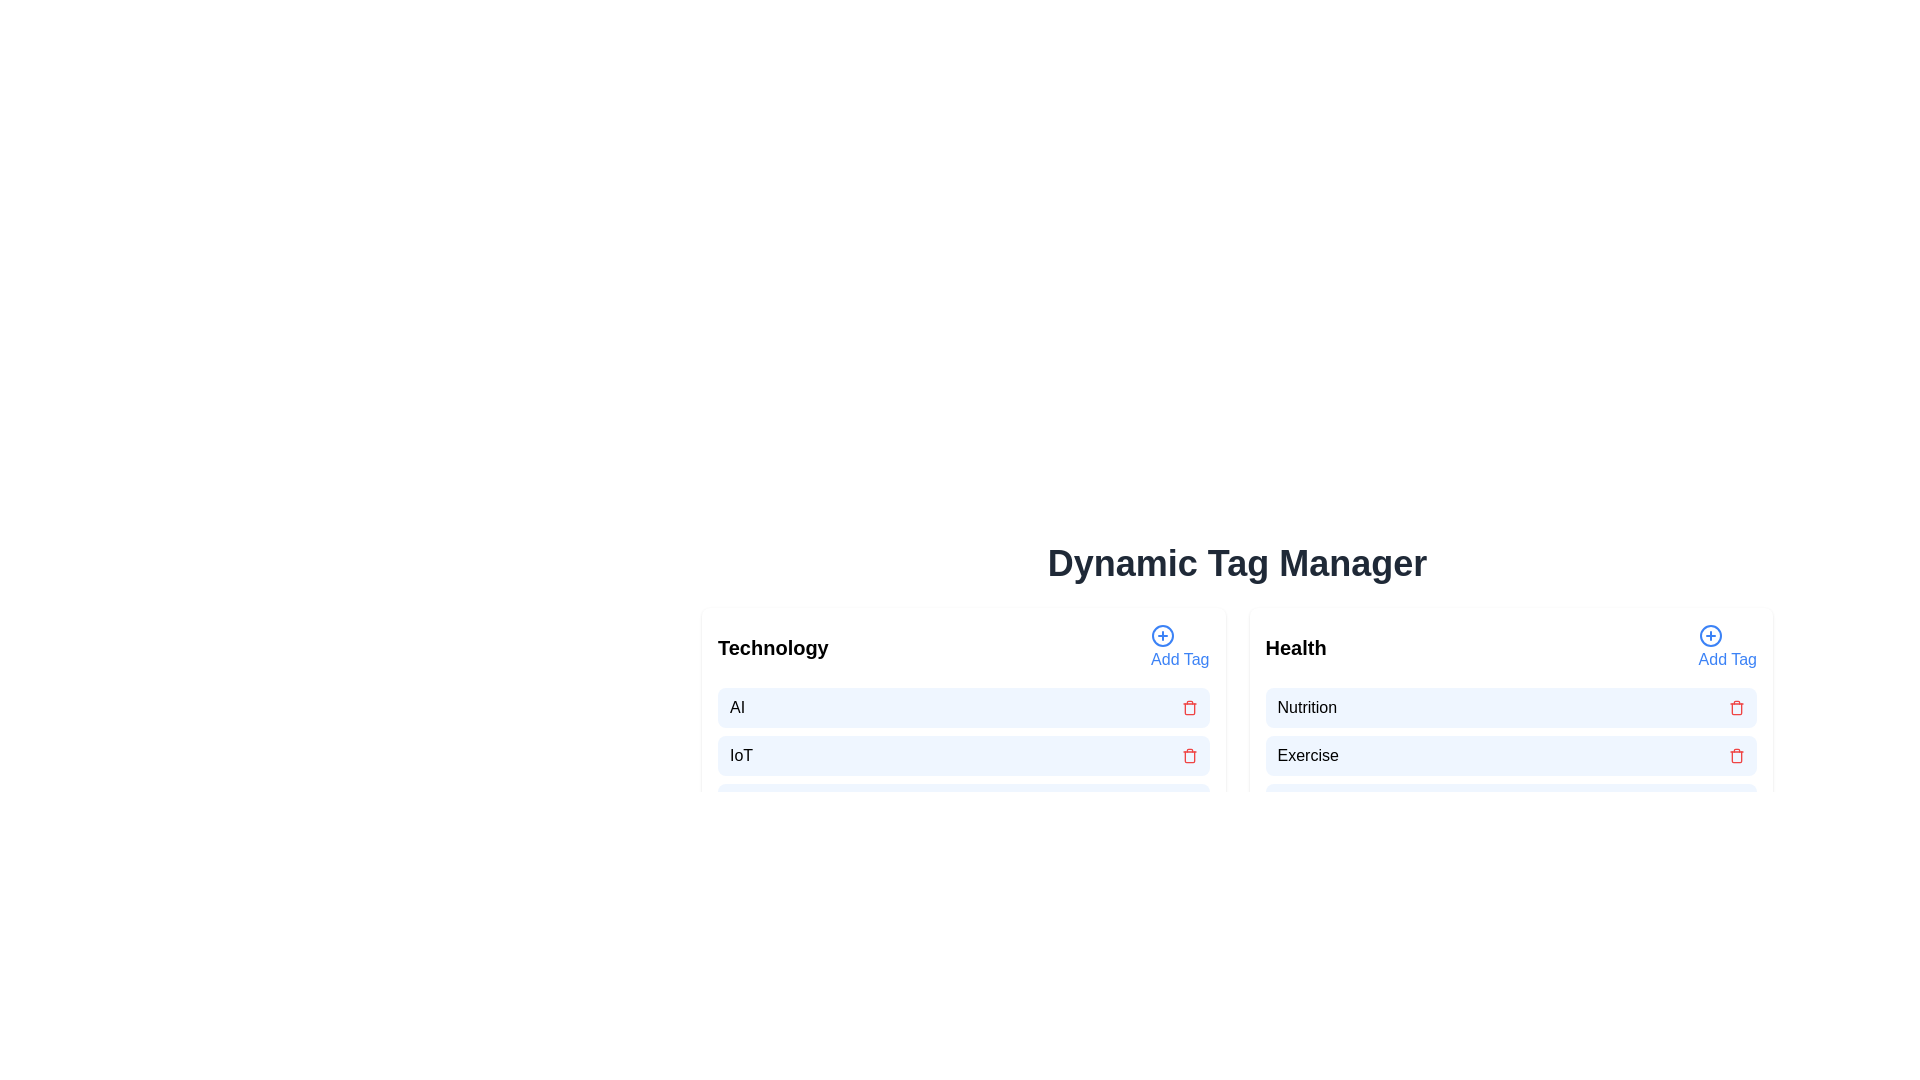  What do you see at coordinates (1163, 636) in the screenshot?
I see `the circular '+' icon button located in the 'Add Tag' group at the top-right of the 'Technology' section` at bounding box center [1163, 636].